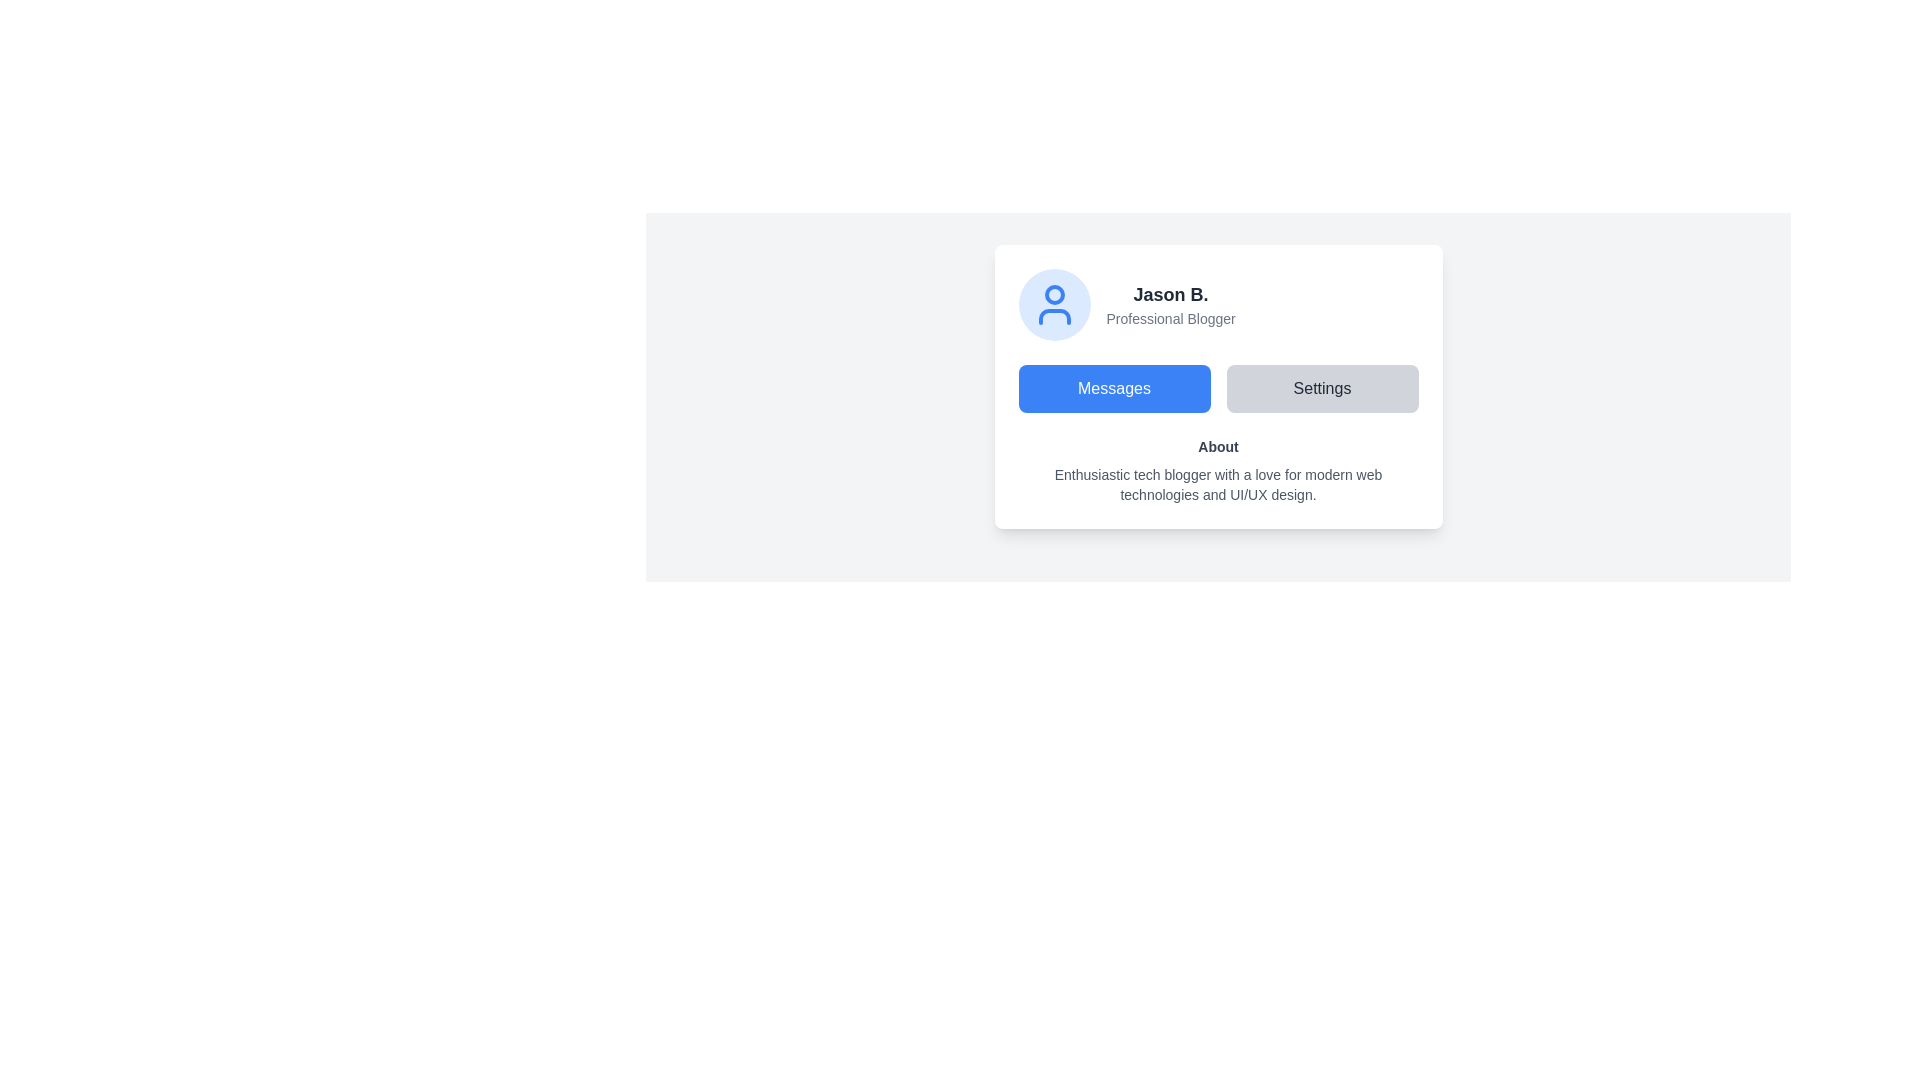 The image size is (1920, 1080). I want to click on the blue rectangular button labeled 'Messages' with white text, so click(1113, 389).